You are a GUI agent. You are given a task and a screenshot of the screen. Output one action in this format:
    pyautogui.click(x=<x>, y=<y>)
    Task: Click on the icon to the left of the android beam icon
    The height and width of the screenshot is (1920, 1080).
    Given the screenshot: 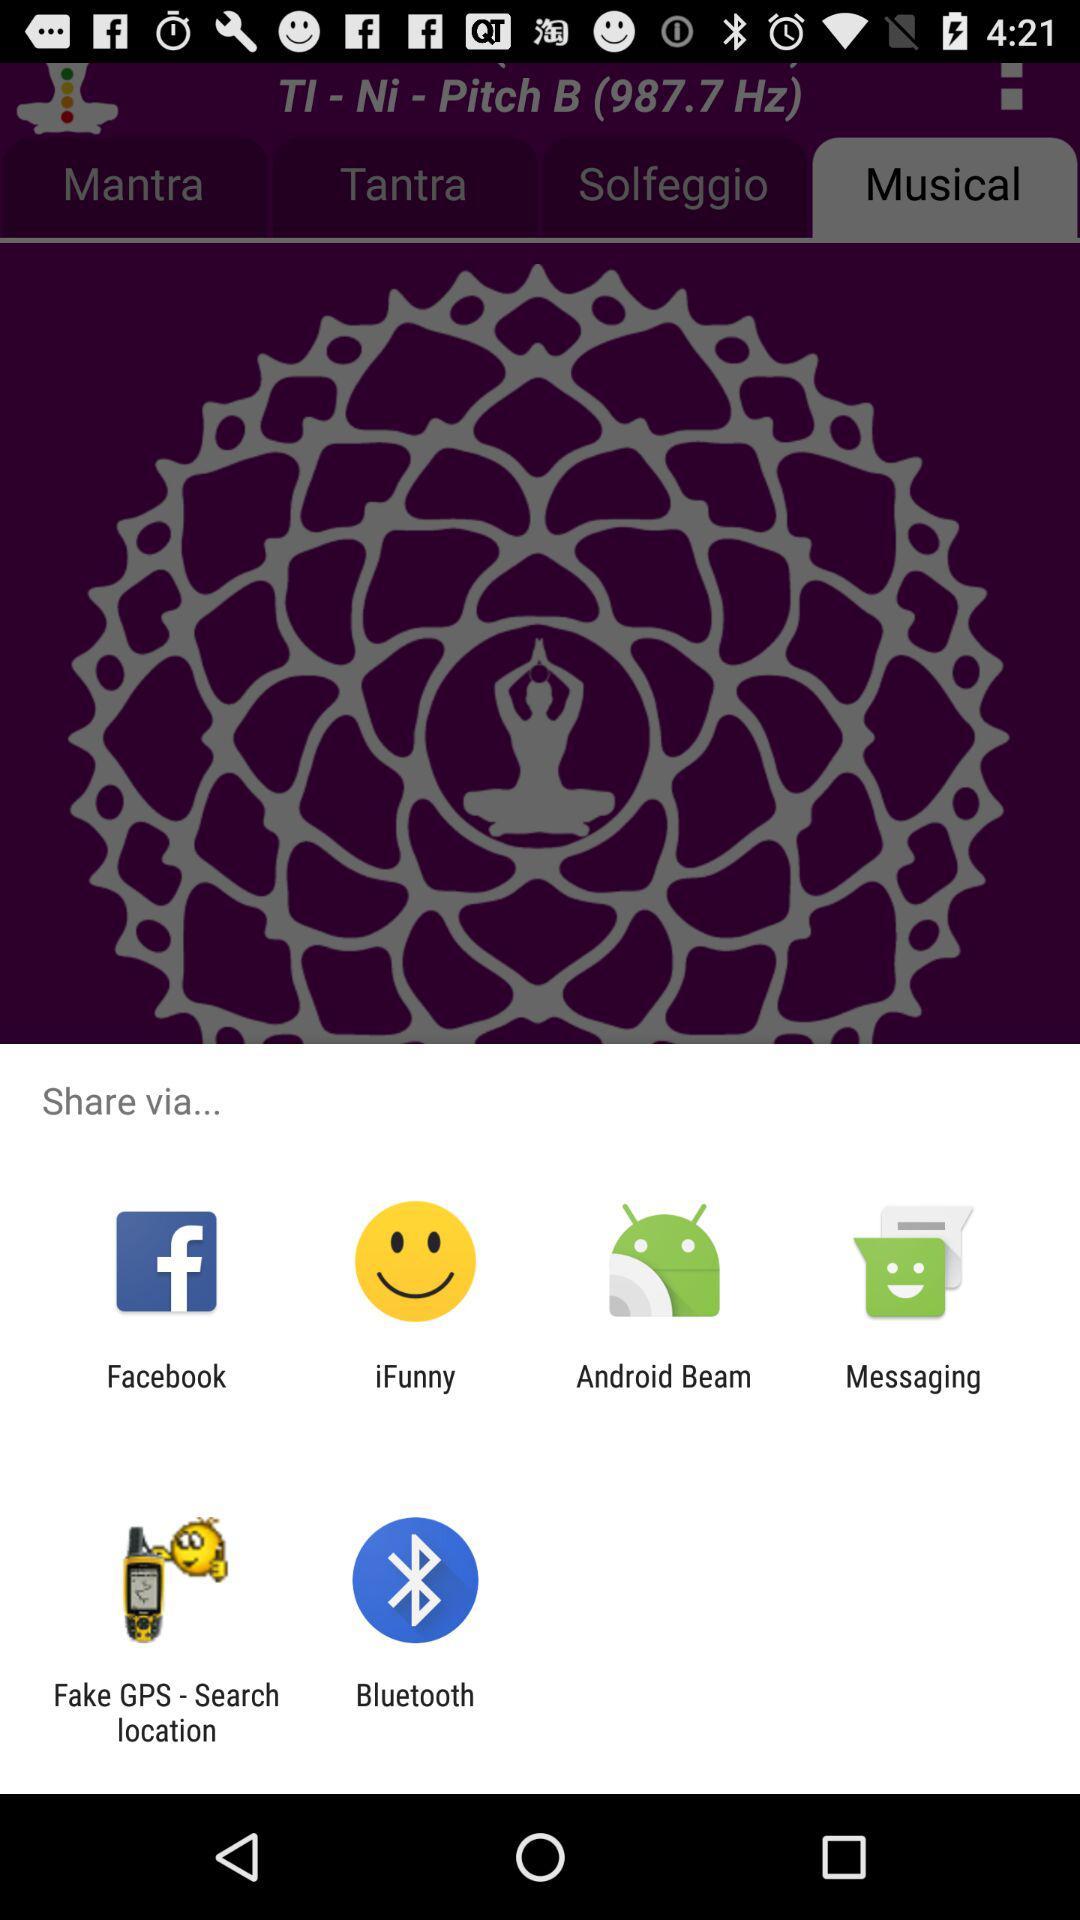 What is the action you would take?
    pyautogui.click(x=414, y=1392)
    